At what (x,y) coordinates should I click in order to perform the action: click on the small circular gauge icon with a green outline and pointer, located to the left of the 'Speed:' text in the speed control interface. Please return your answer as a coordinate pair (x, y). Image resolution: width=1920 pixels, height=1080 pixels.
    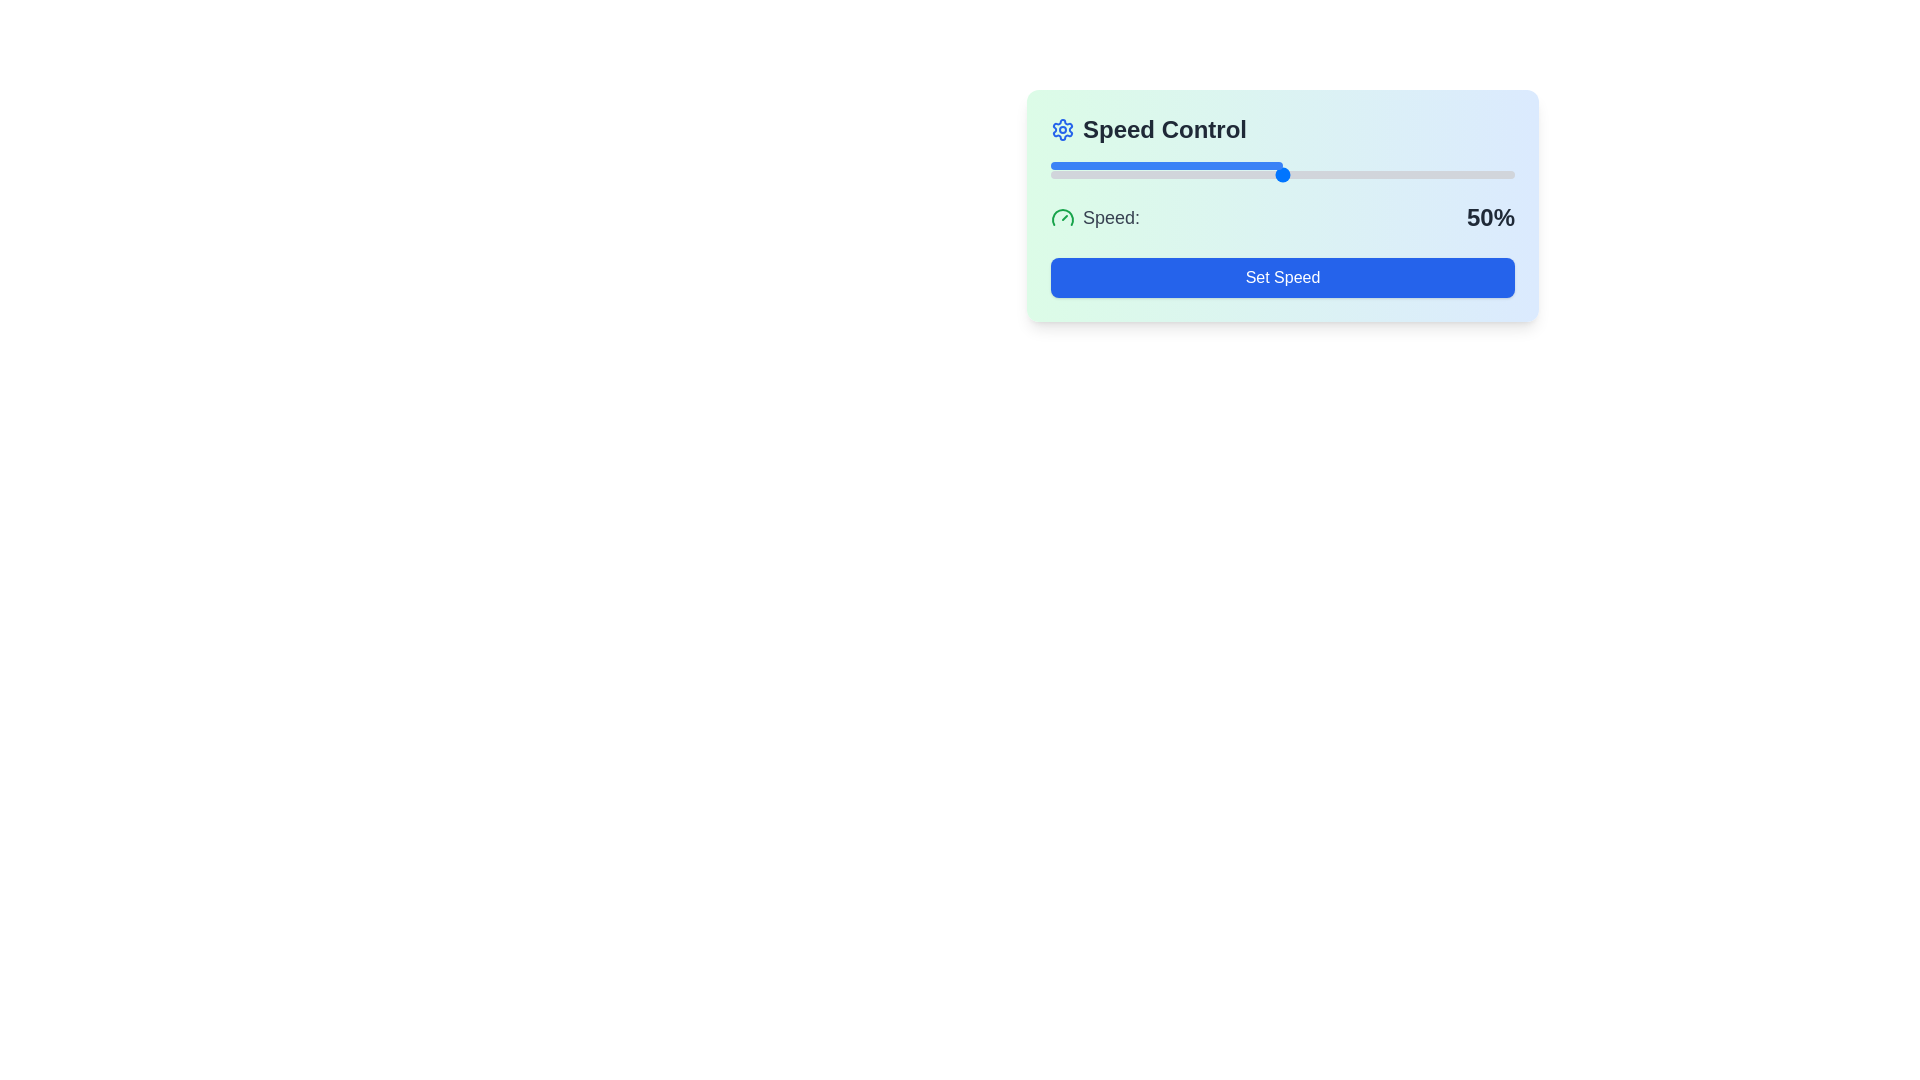
    Looking at the image, I should click on (1061, 218).